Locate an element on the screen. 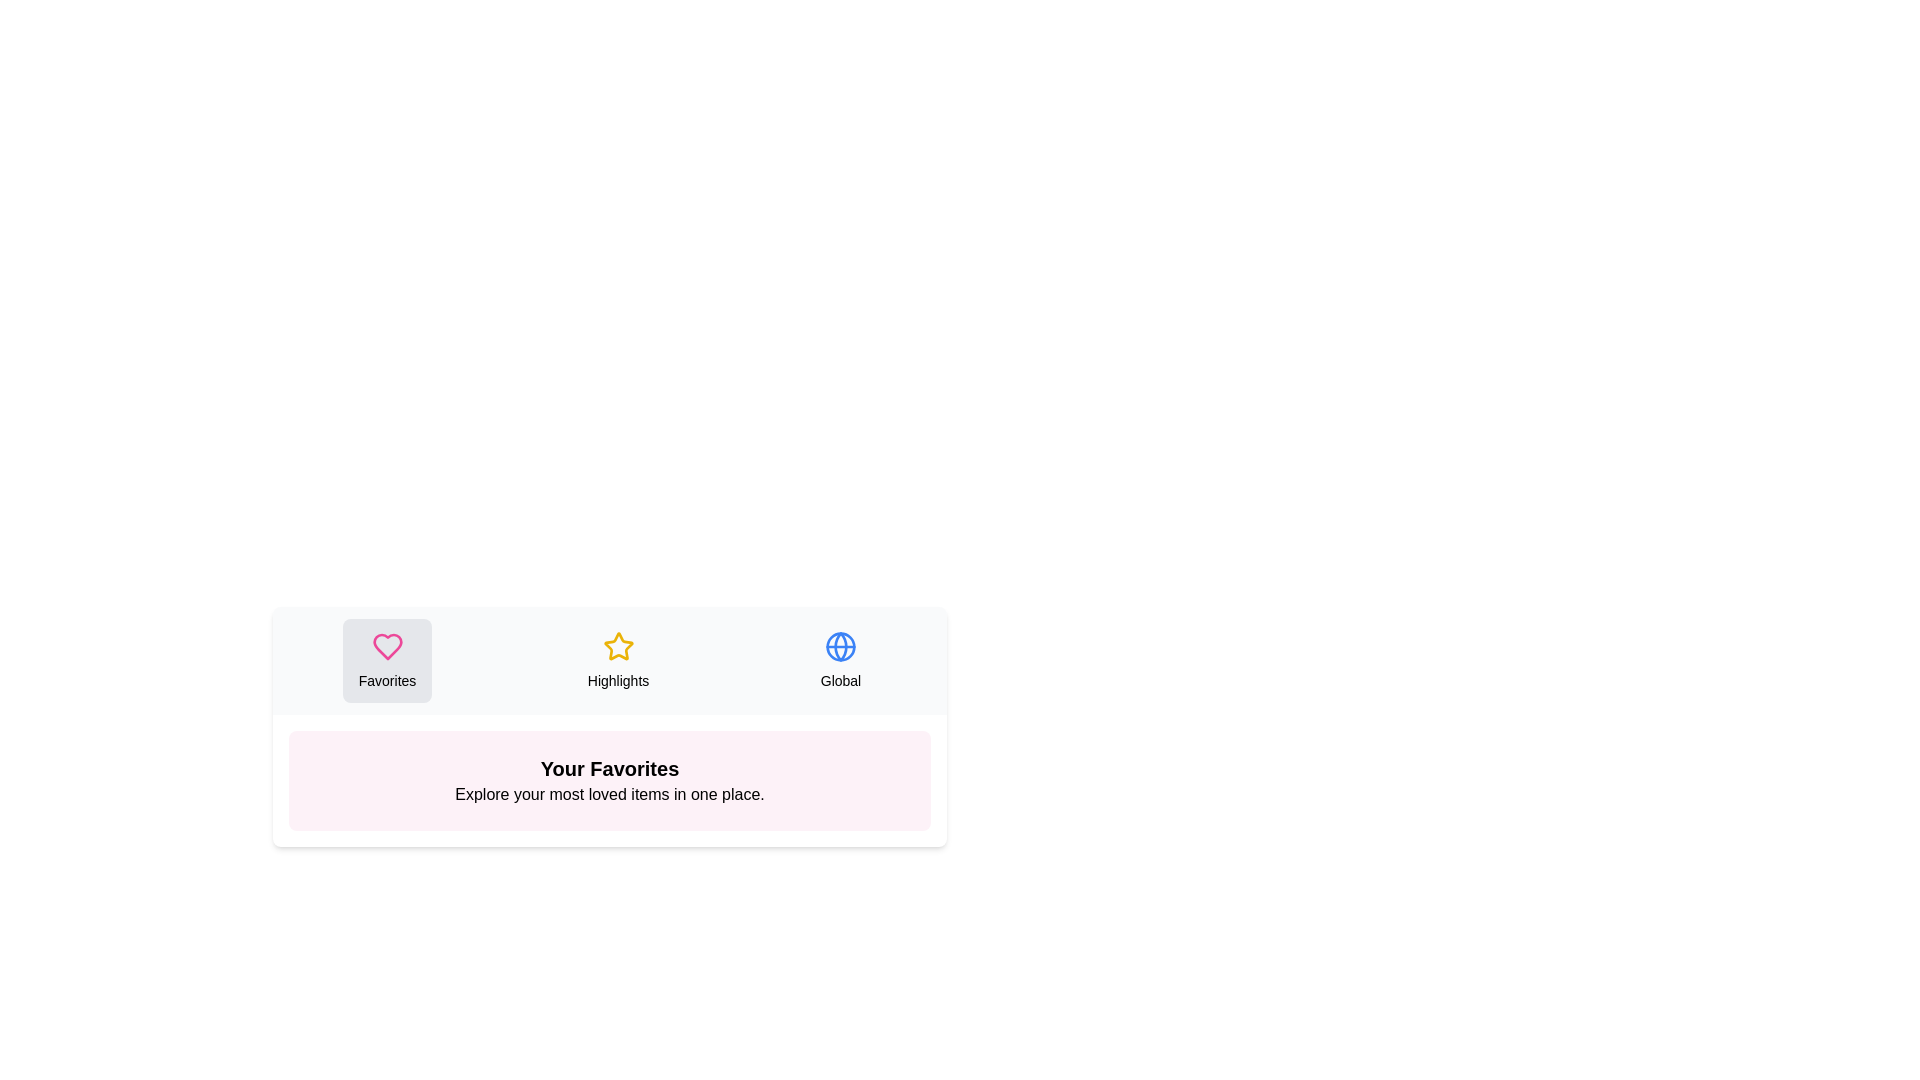  the Favorites tab is located at coordinates (387, 660).